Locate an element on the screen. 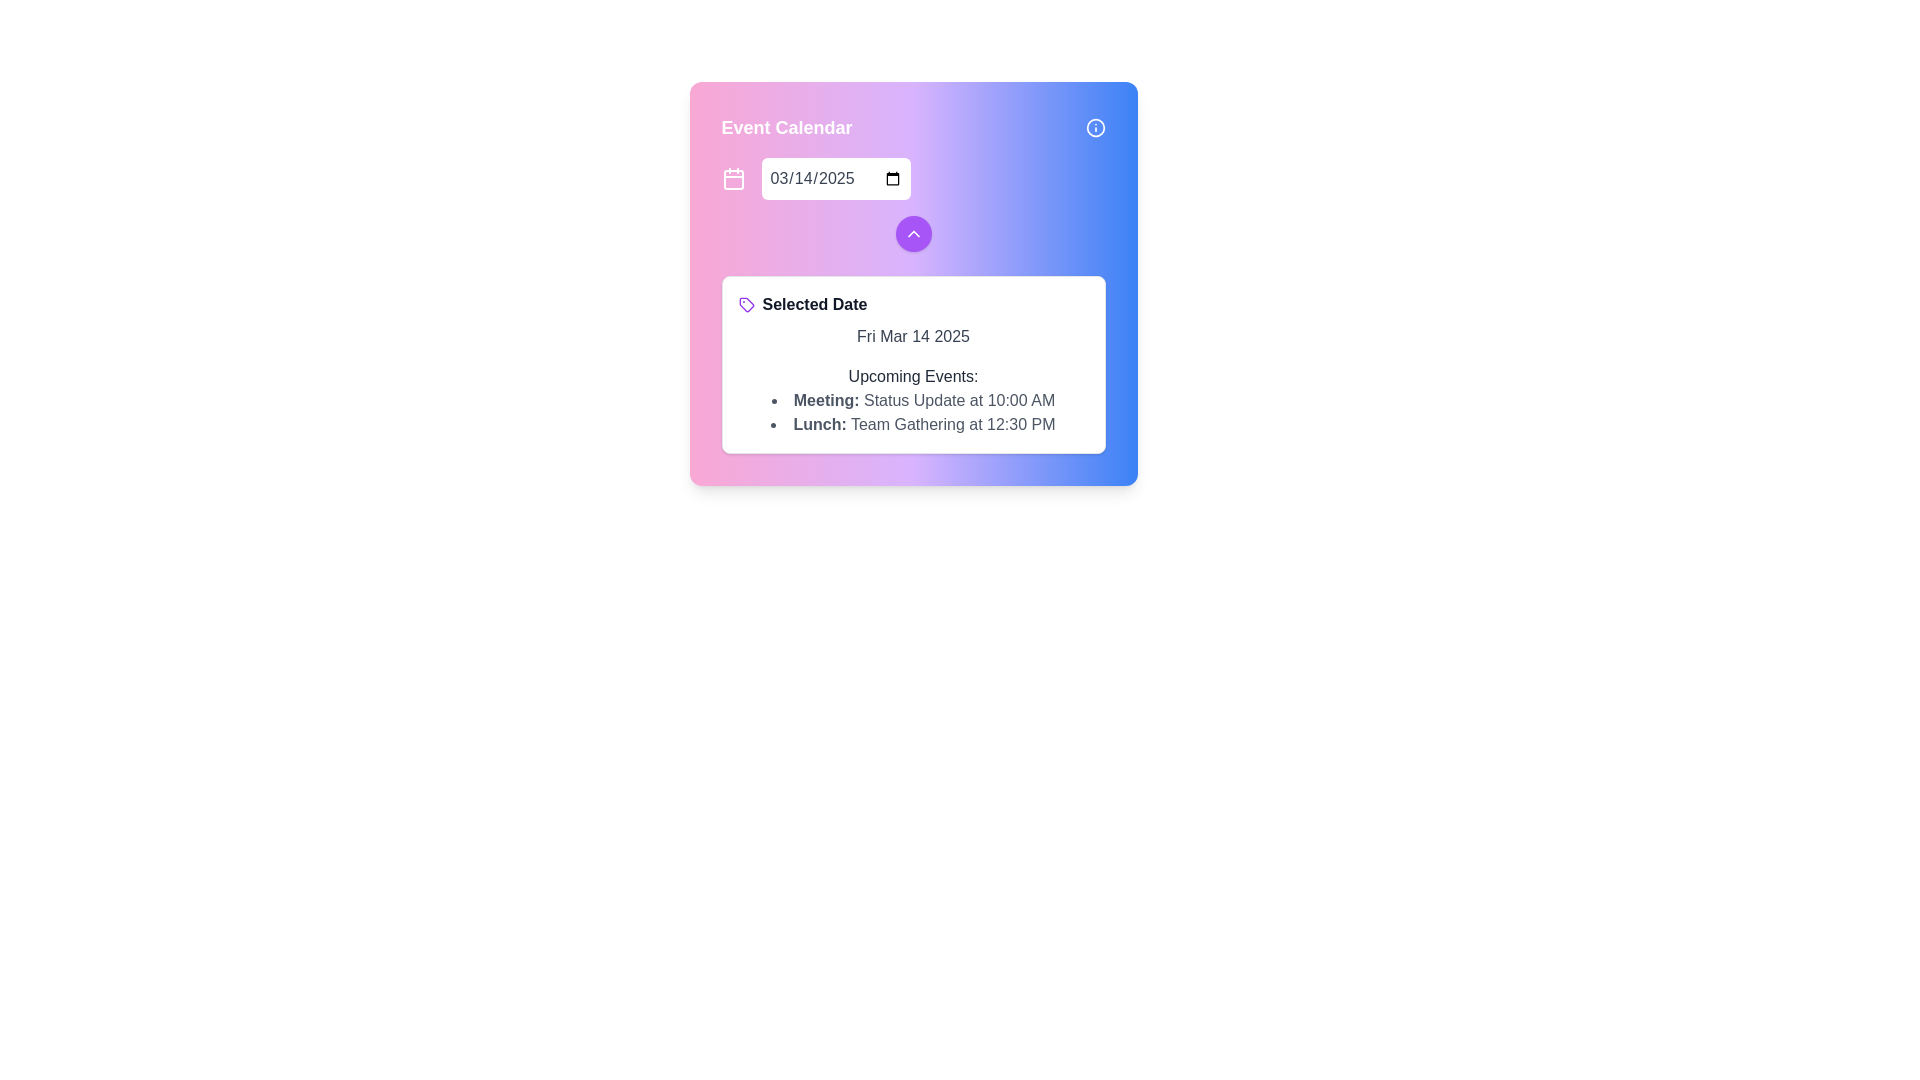  the text item displaying 'Meeting: Status Update at 10:00 AM' is located at coordinates (912, 401).